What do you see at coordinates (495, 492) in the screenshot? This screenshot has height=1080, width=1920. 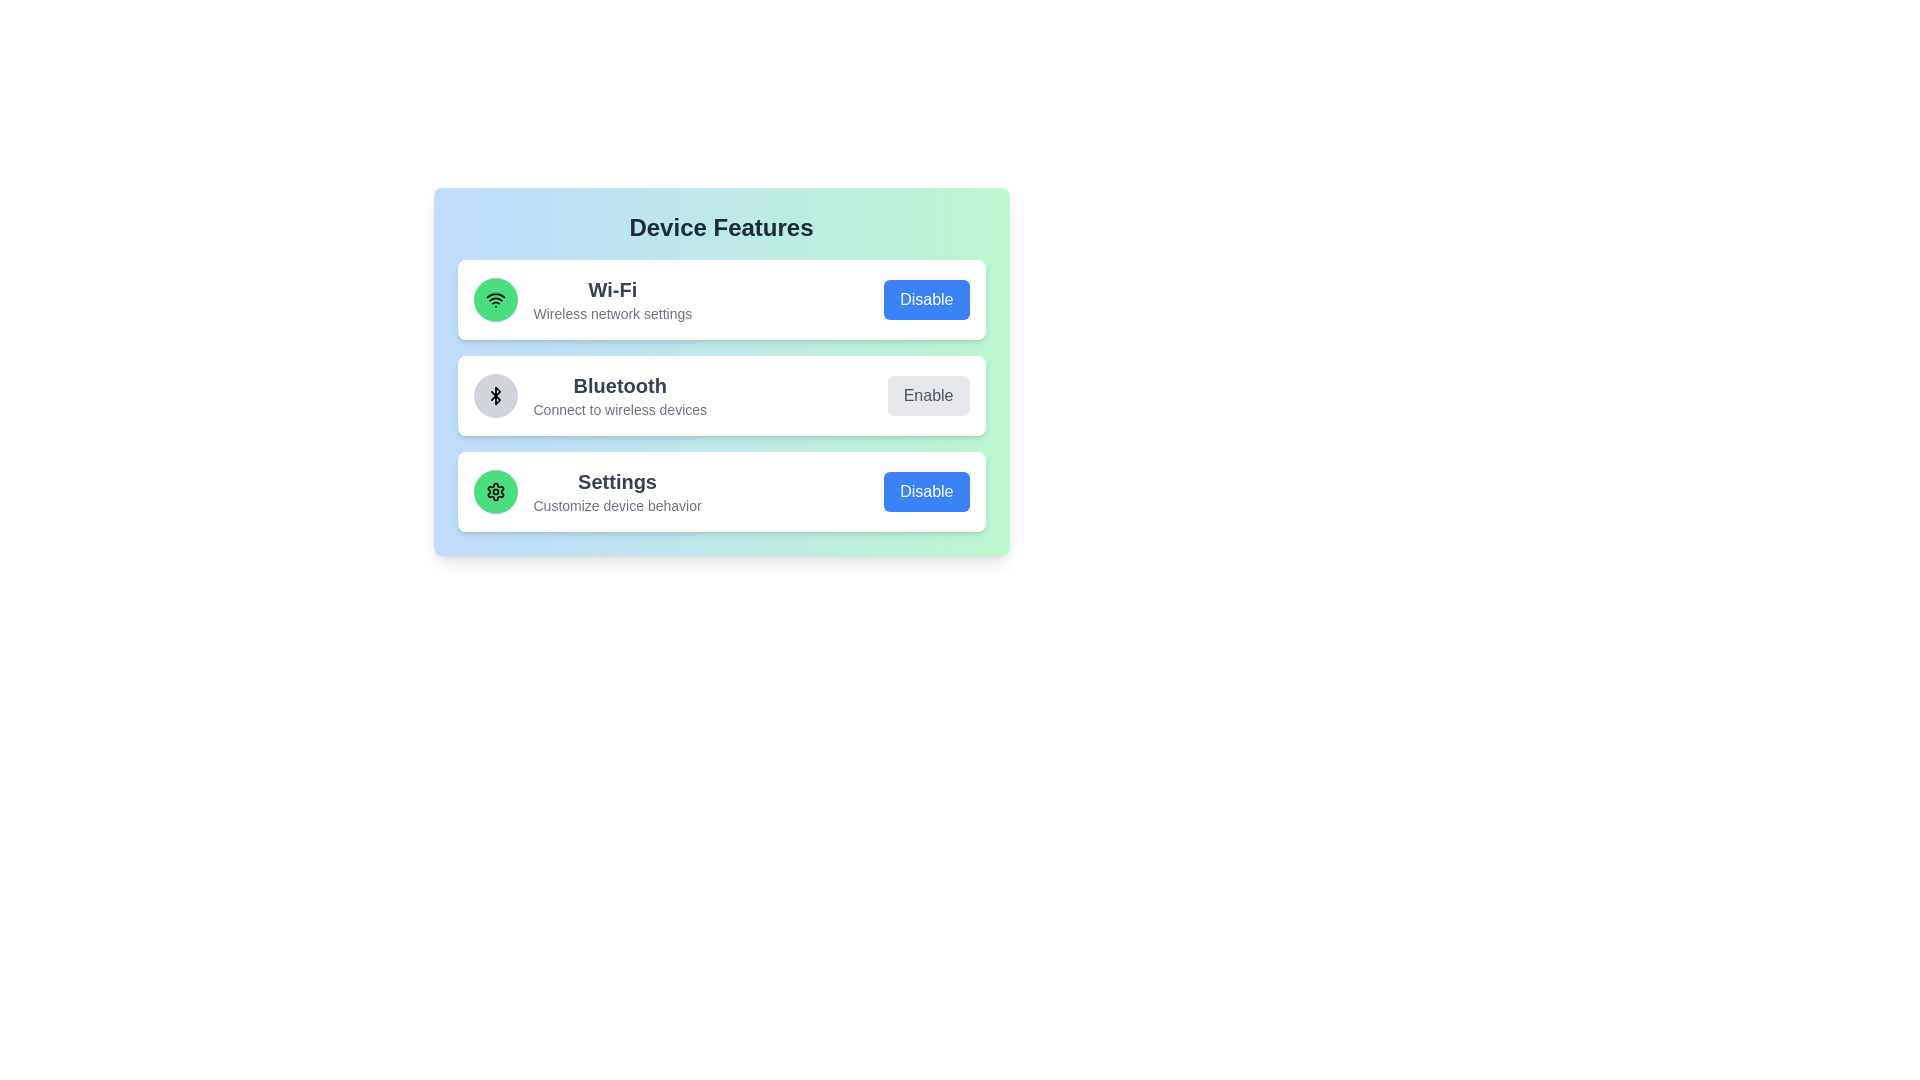 I see `the icon representing the Settings feature` at bounding box center [495, 492].